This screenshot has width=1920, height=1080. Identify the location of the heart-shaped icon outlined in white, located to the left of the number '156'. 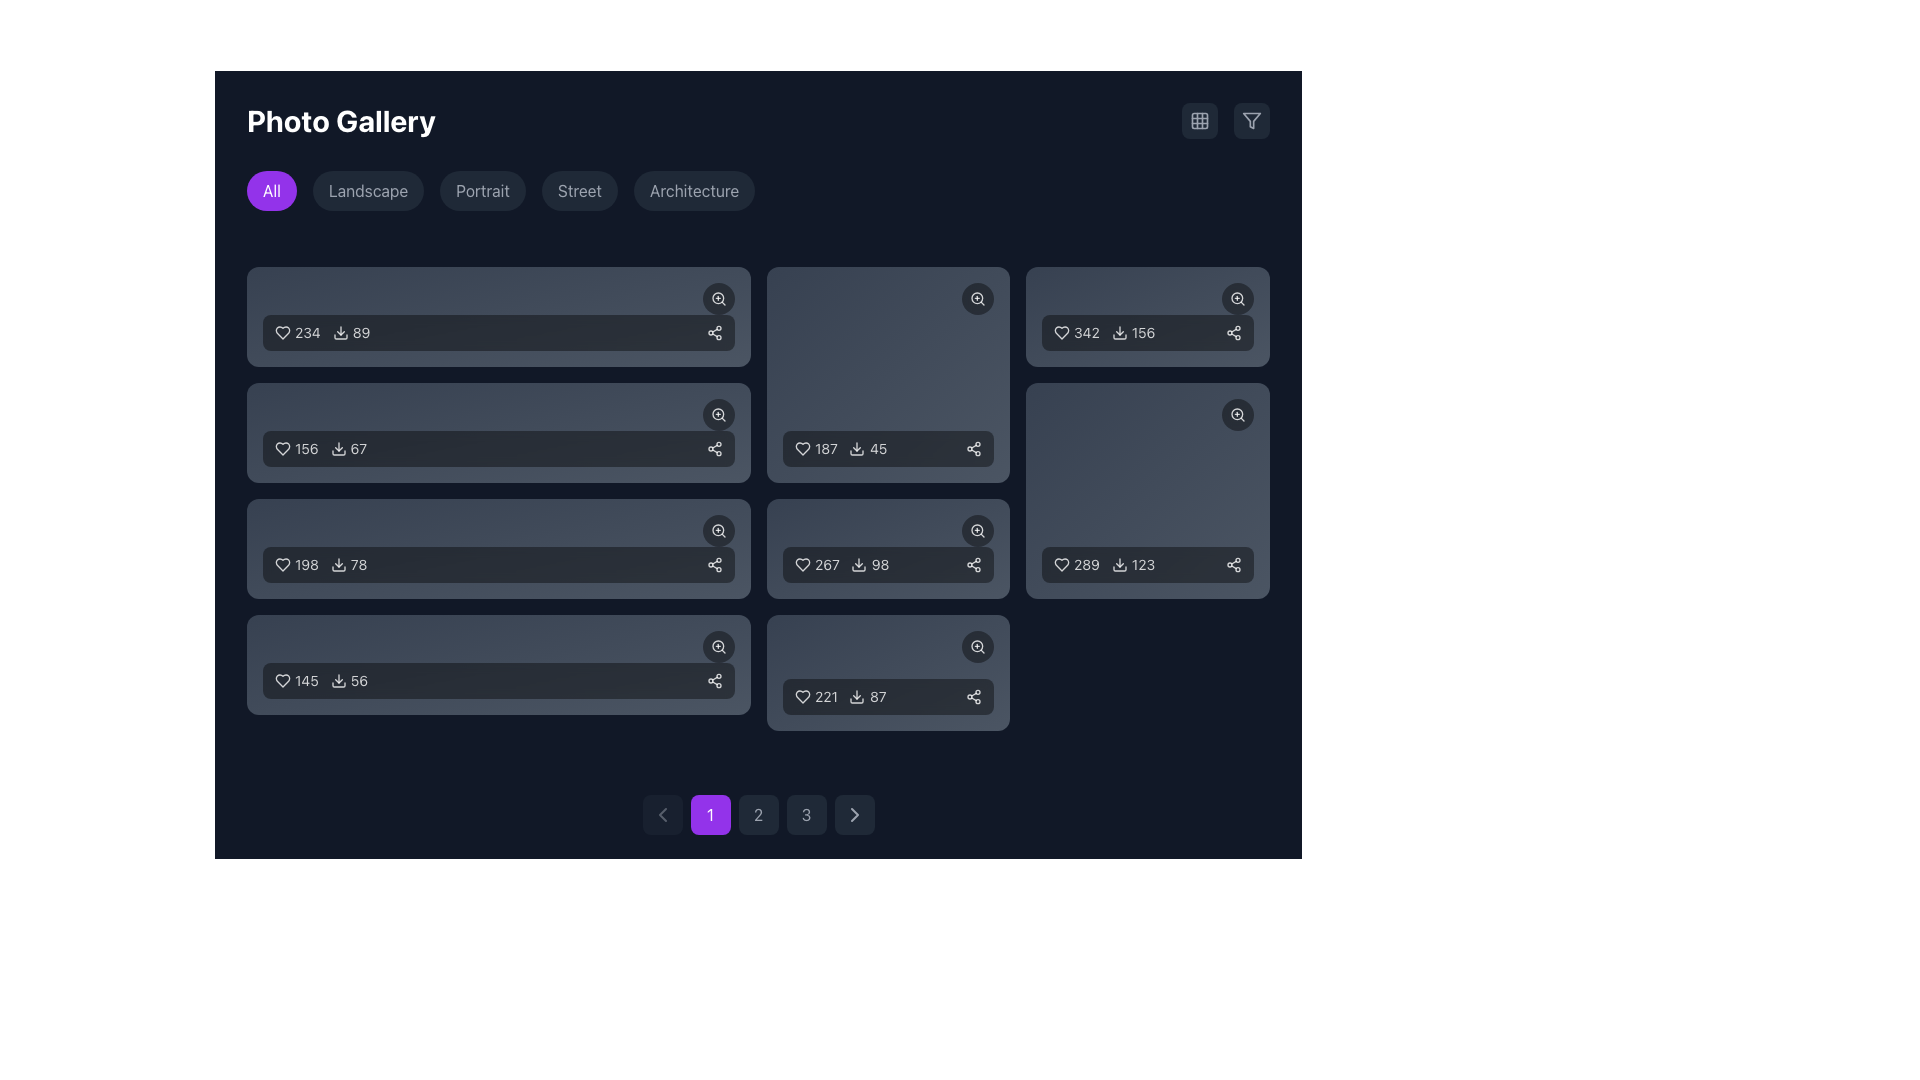
(282, 447).